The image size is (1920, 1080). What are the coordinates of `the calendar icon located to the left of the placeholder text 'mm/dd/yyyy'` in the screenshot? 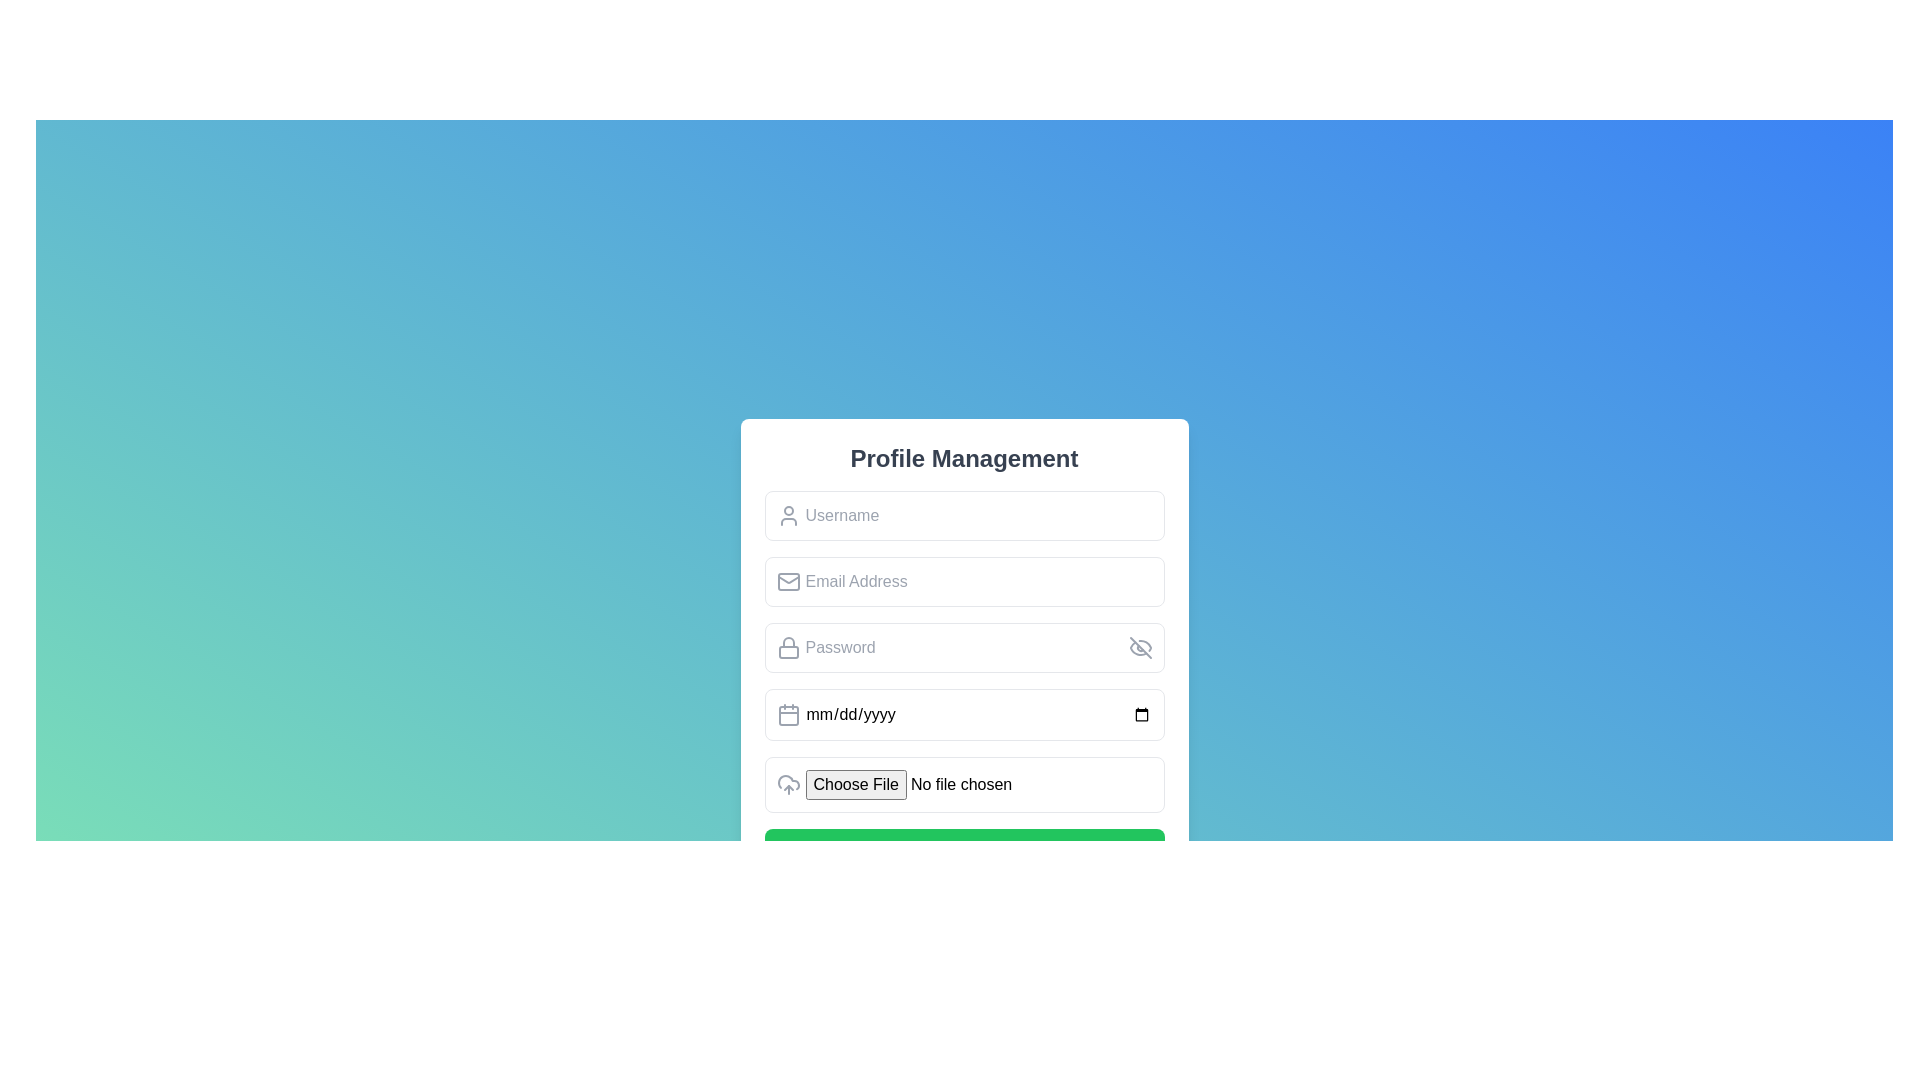 It's located at (787, 715).